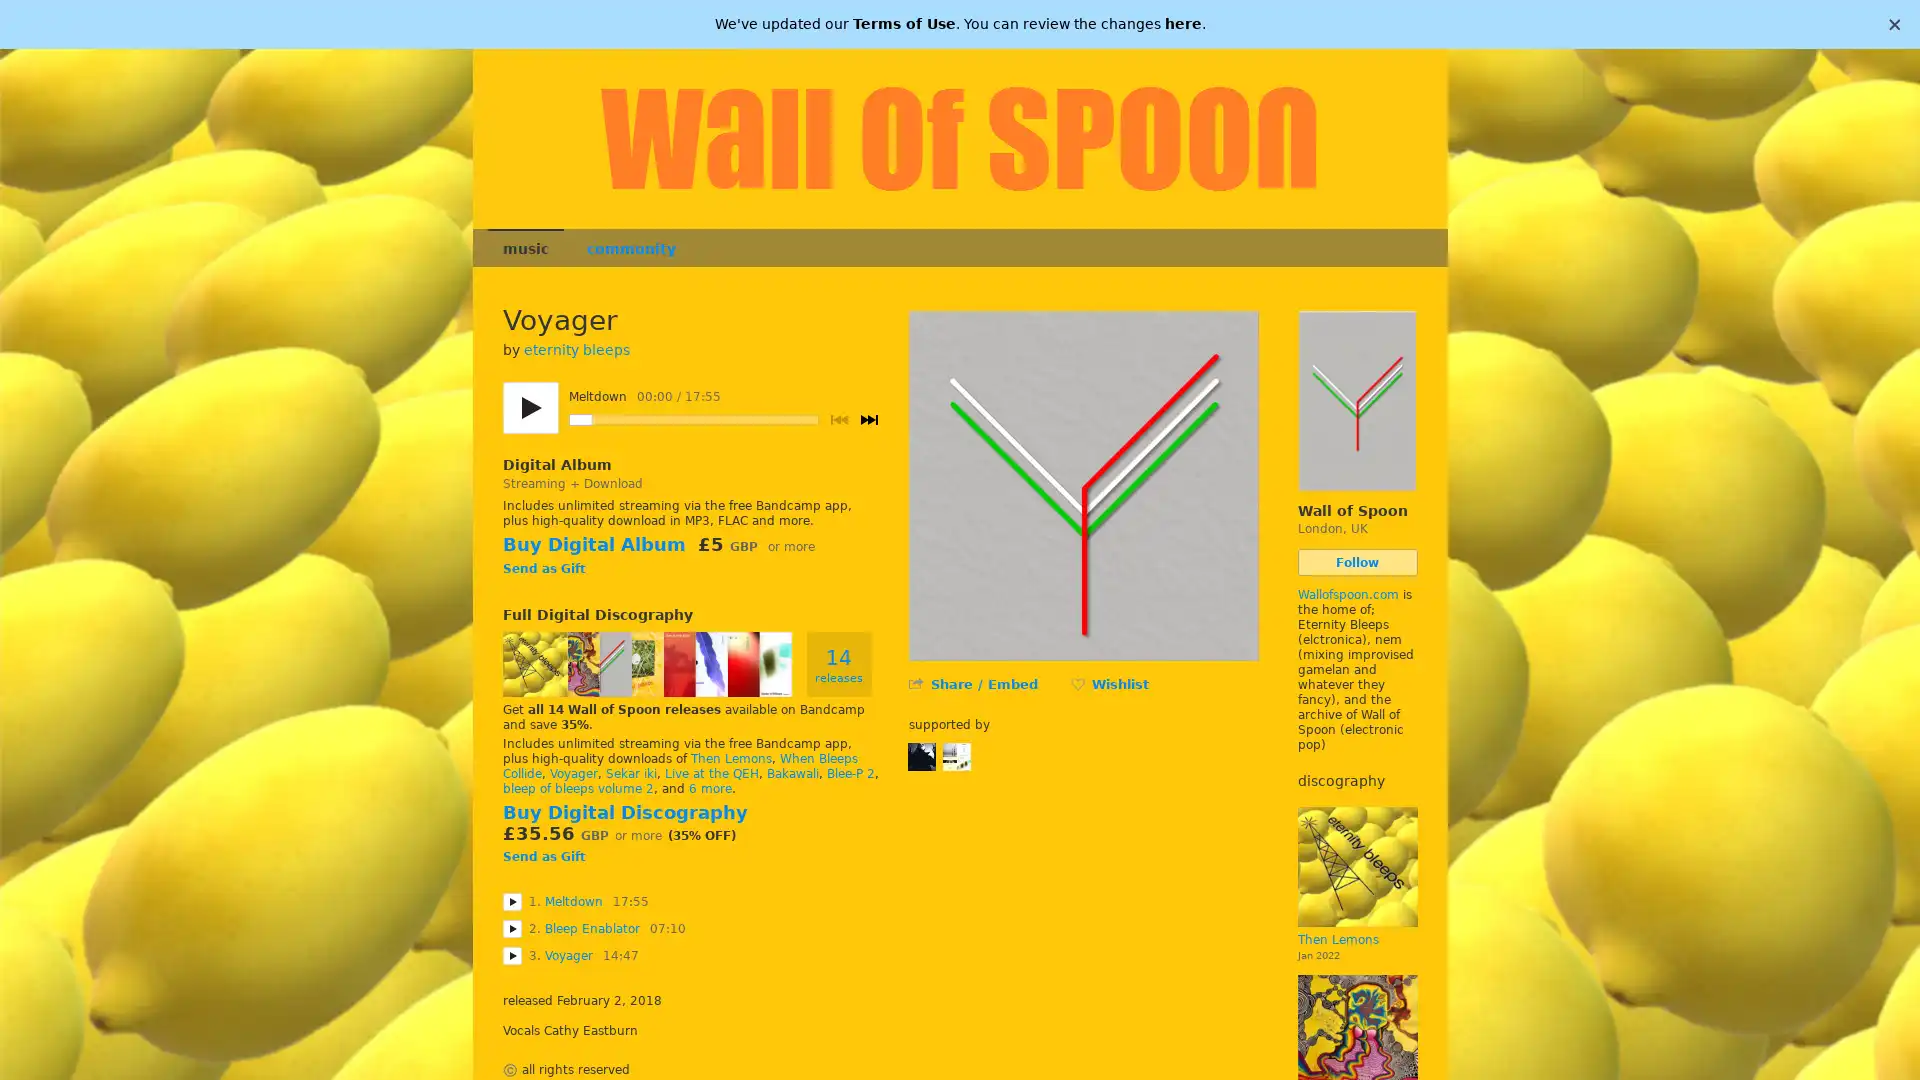 The width and height of the screenshot is (1920, 1080). What do you see at coordinates (543, 570) in the screenshot?
I see `Send as Gift` at bounding box center [543, 570].